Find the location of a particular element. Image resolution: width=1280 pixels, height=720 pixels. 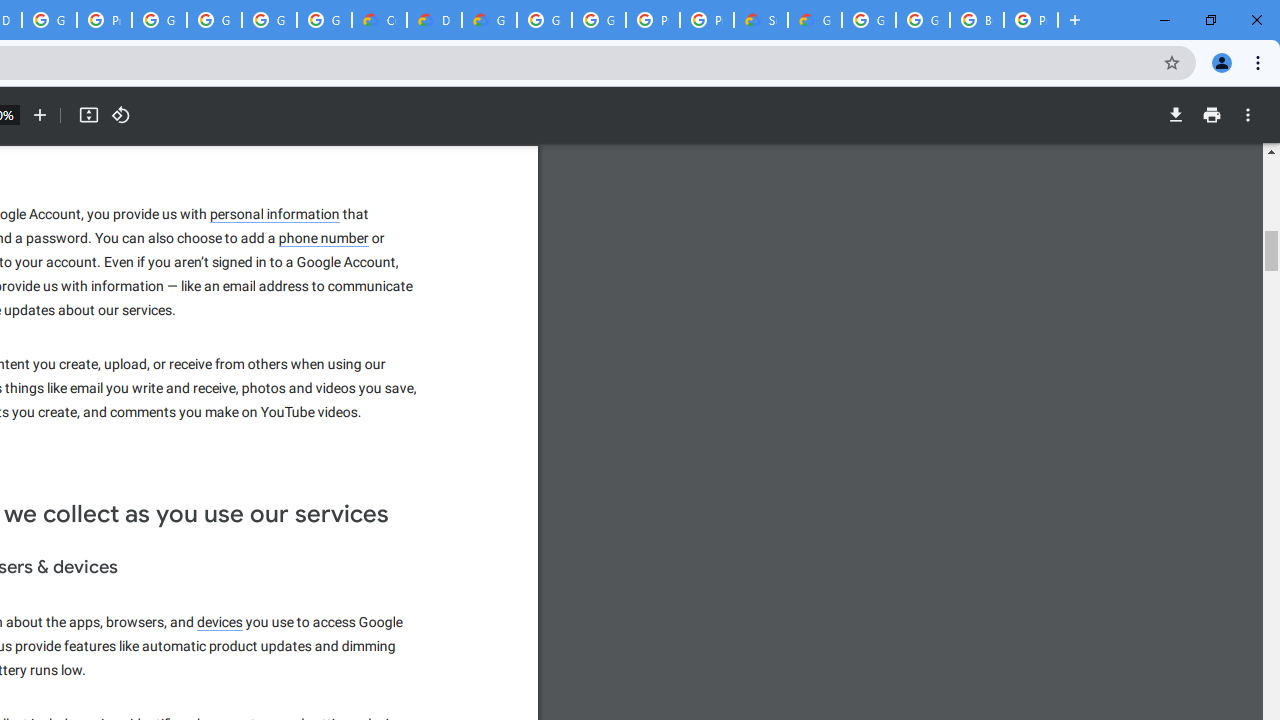

'Google Cloud Service Health' is located at coordinates (815, 20).